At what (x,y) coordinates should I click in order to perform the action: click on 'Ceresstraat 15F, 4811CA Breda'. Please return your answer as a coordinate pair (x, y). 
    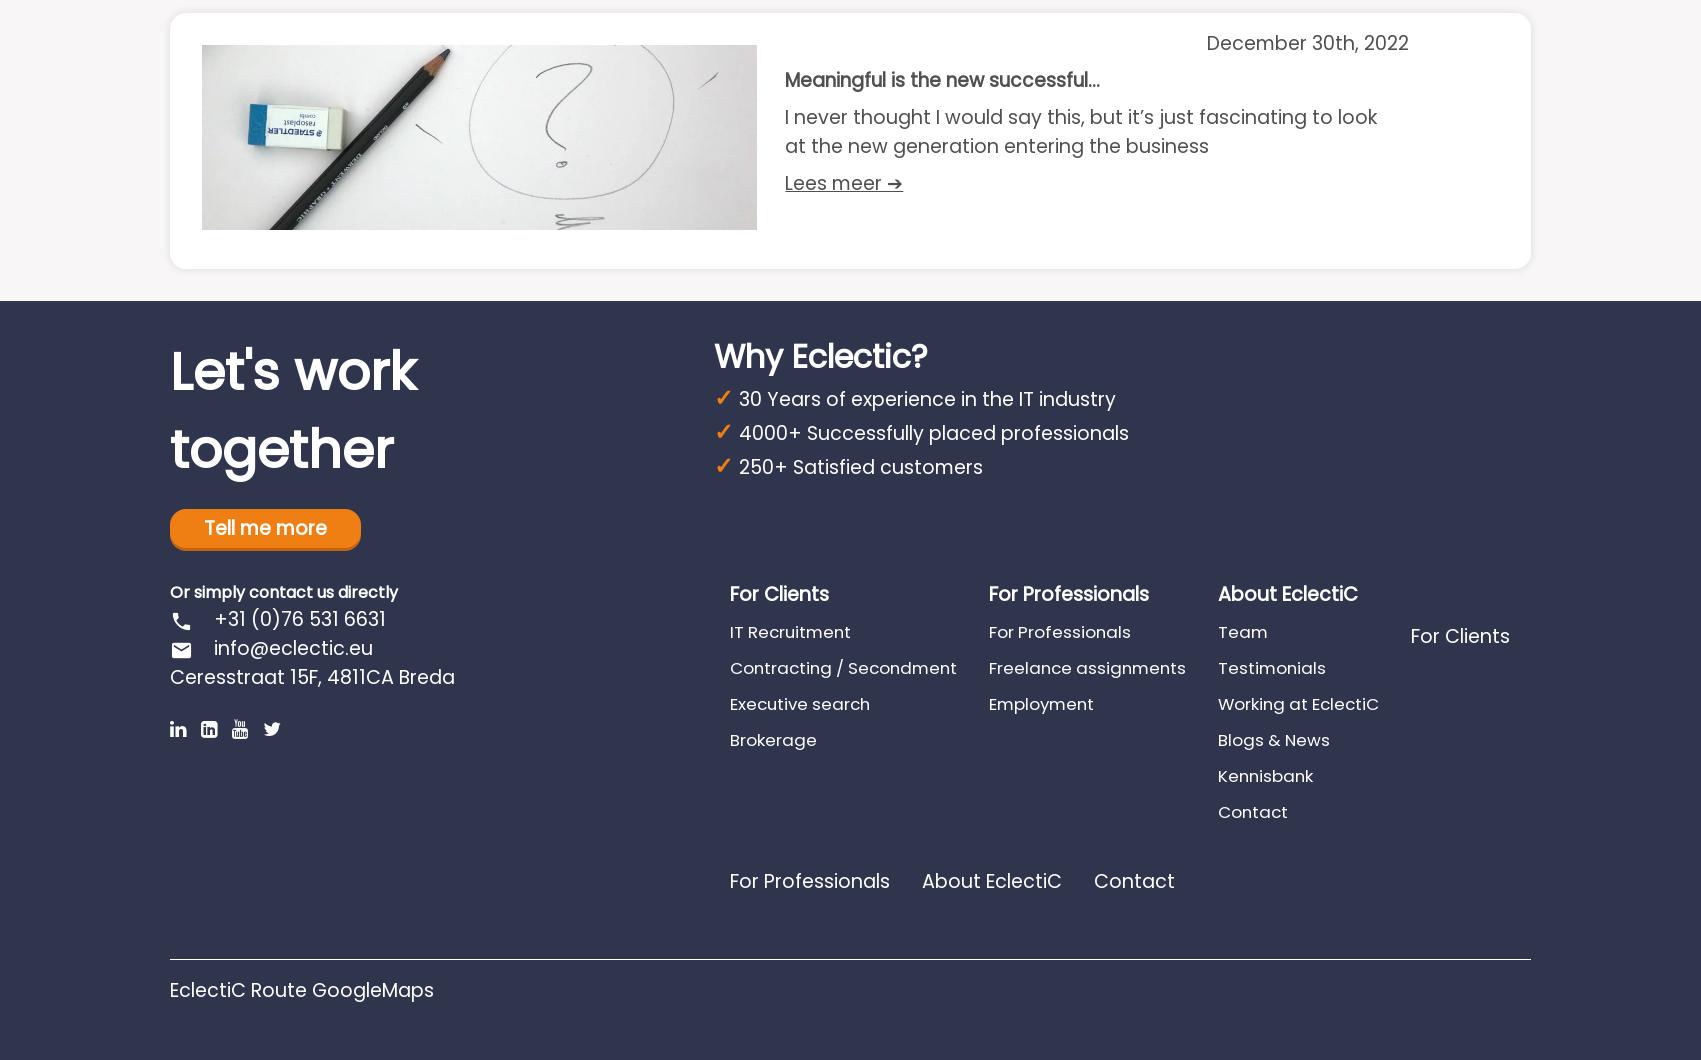
    Looking at the image, I should click on (312, 675).